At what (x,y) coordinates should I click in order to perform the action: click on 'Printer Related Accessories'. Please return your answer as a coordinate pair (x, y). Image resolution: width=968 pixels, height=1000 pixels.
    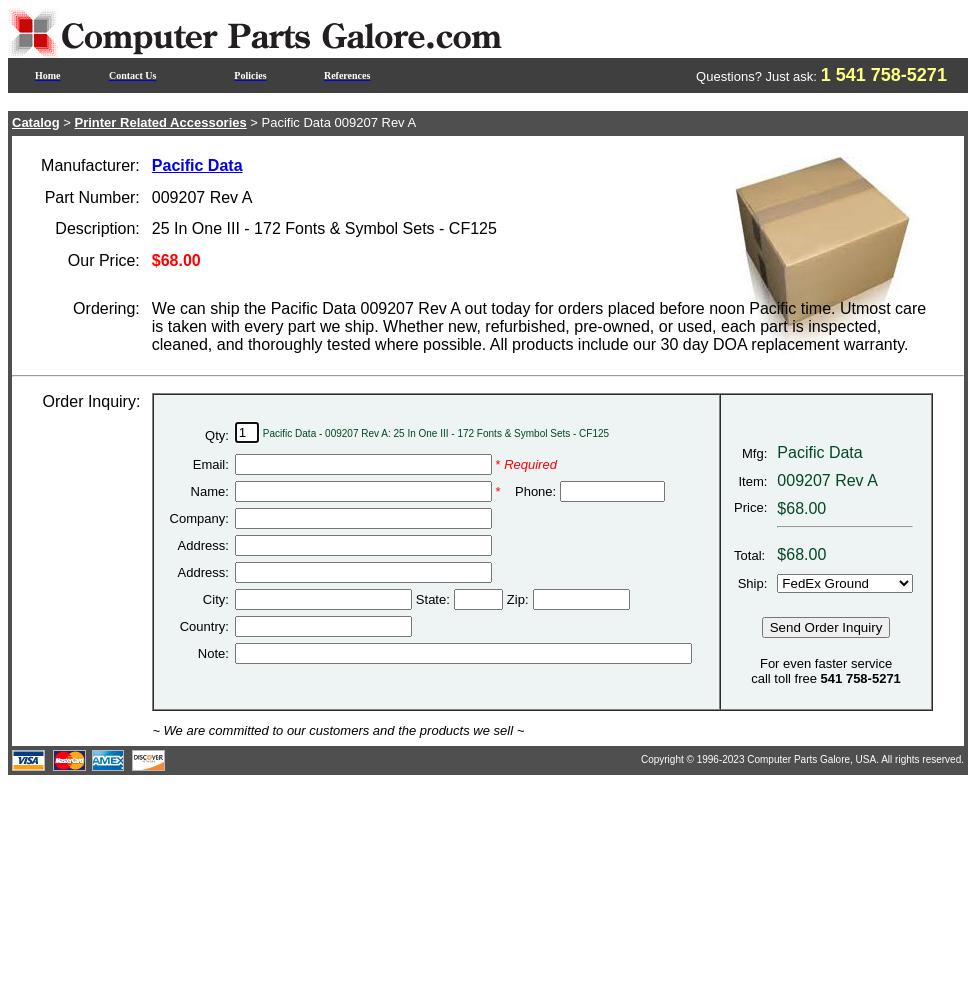
    Looking at the image, I should click on (72, 121).